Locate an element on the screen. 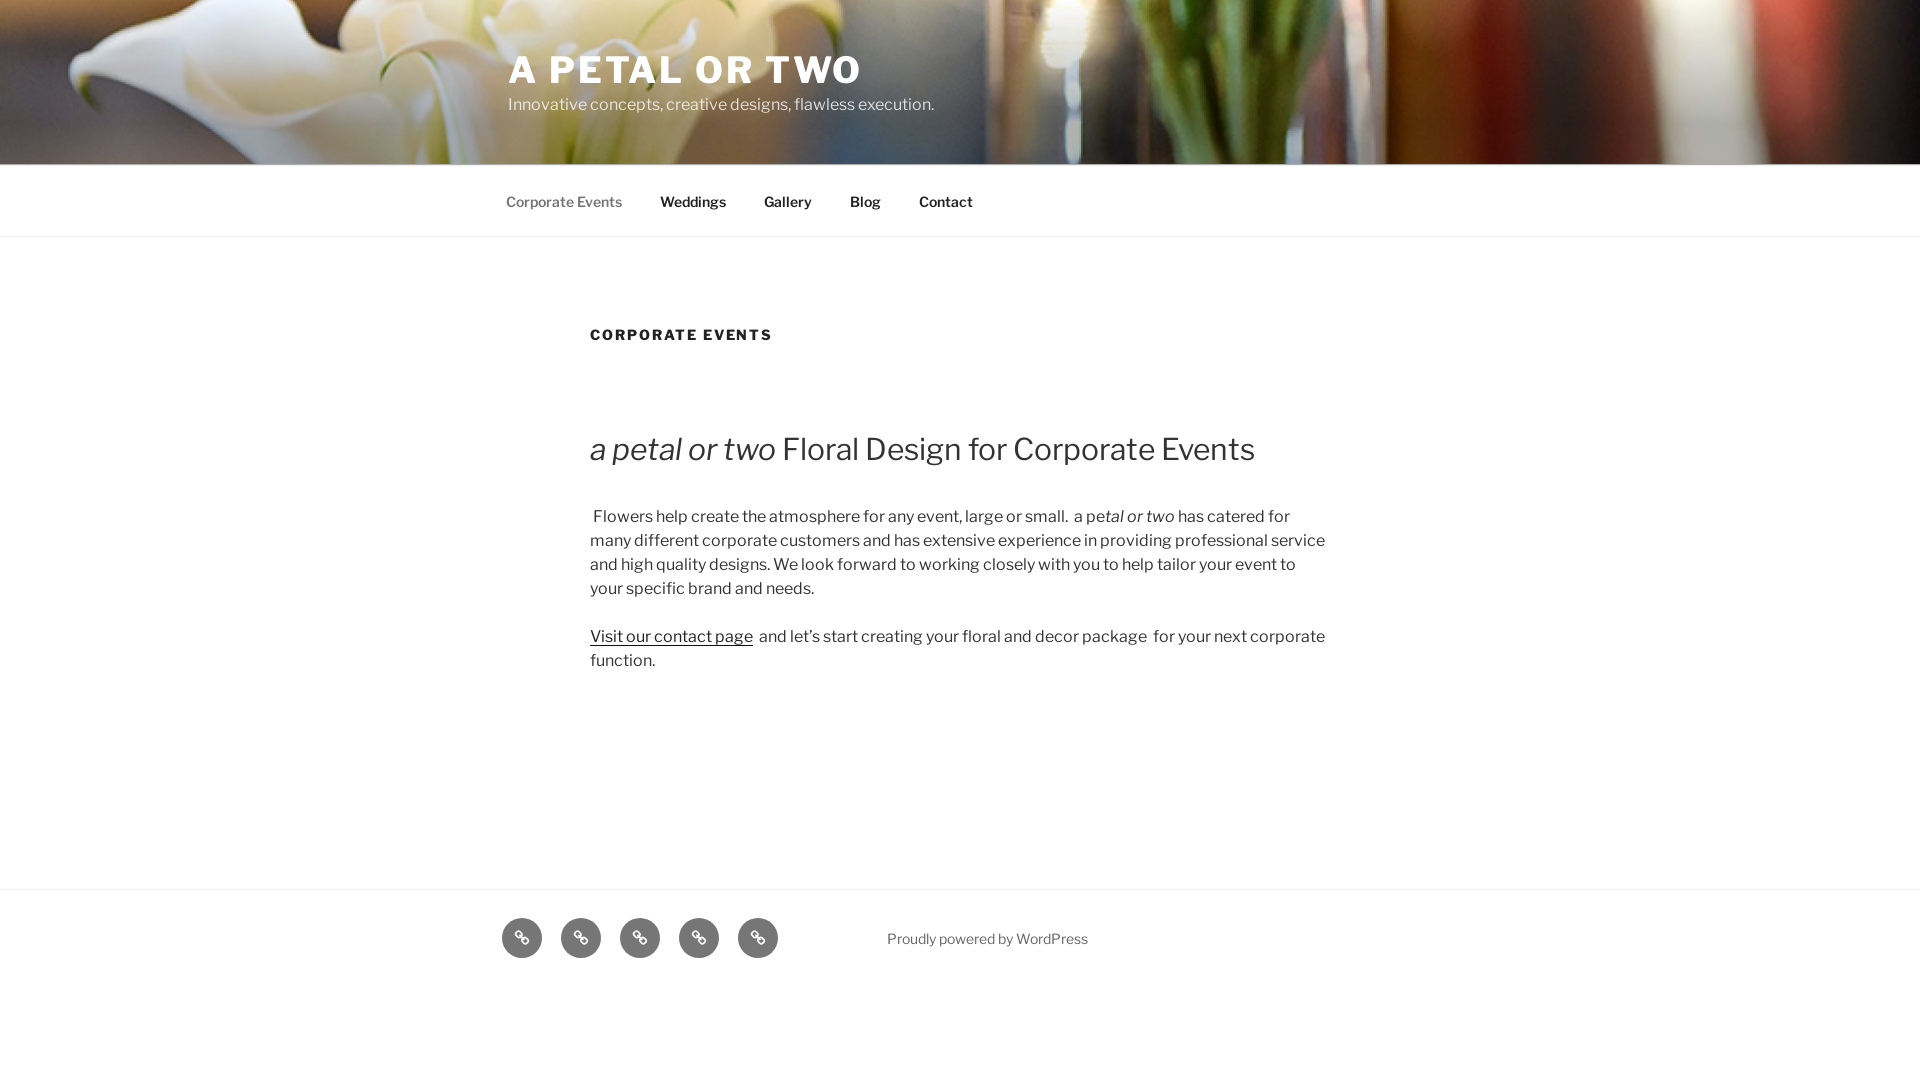 Image resolution: width=1920 pixels, height=1080 pixels. 'Weddings' is located at coordinates (642, 200).